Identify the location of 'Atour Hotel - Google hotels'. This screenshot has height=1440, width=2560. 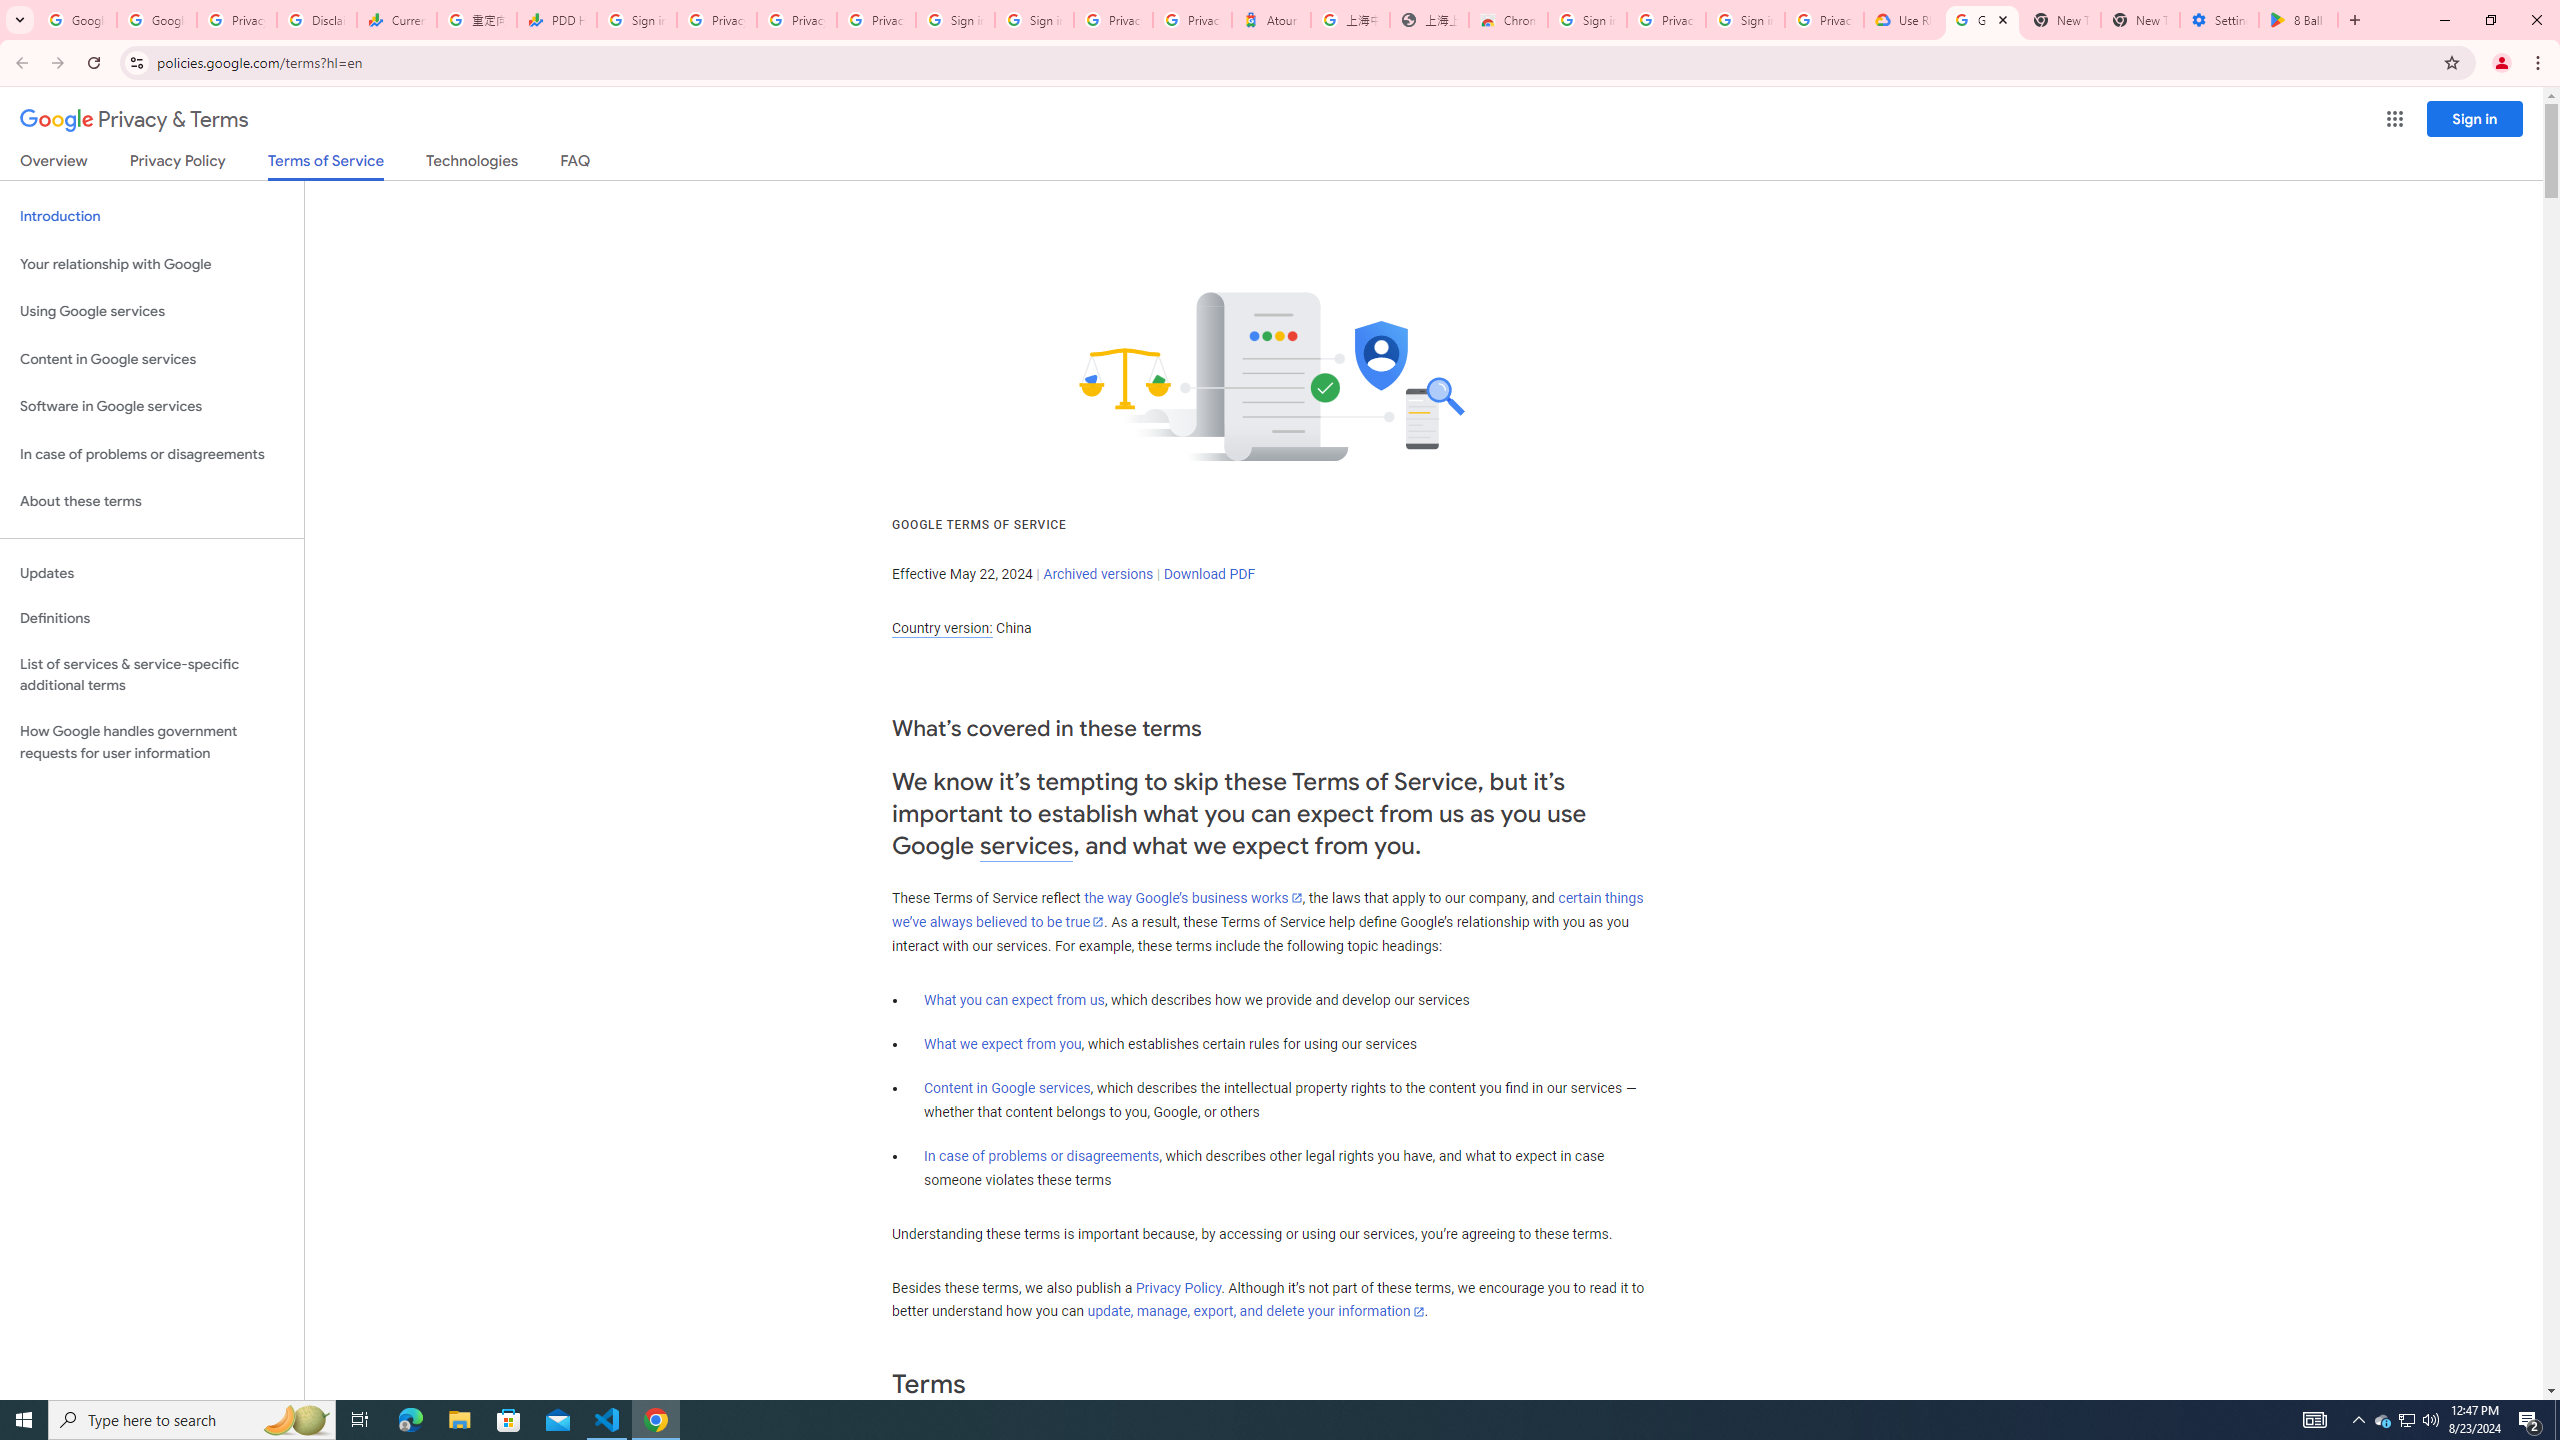
(1271, 19).